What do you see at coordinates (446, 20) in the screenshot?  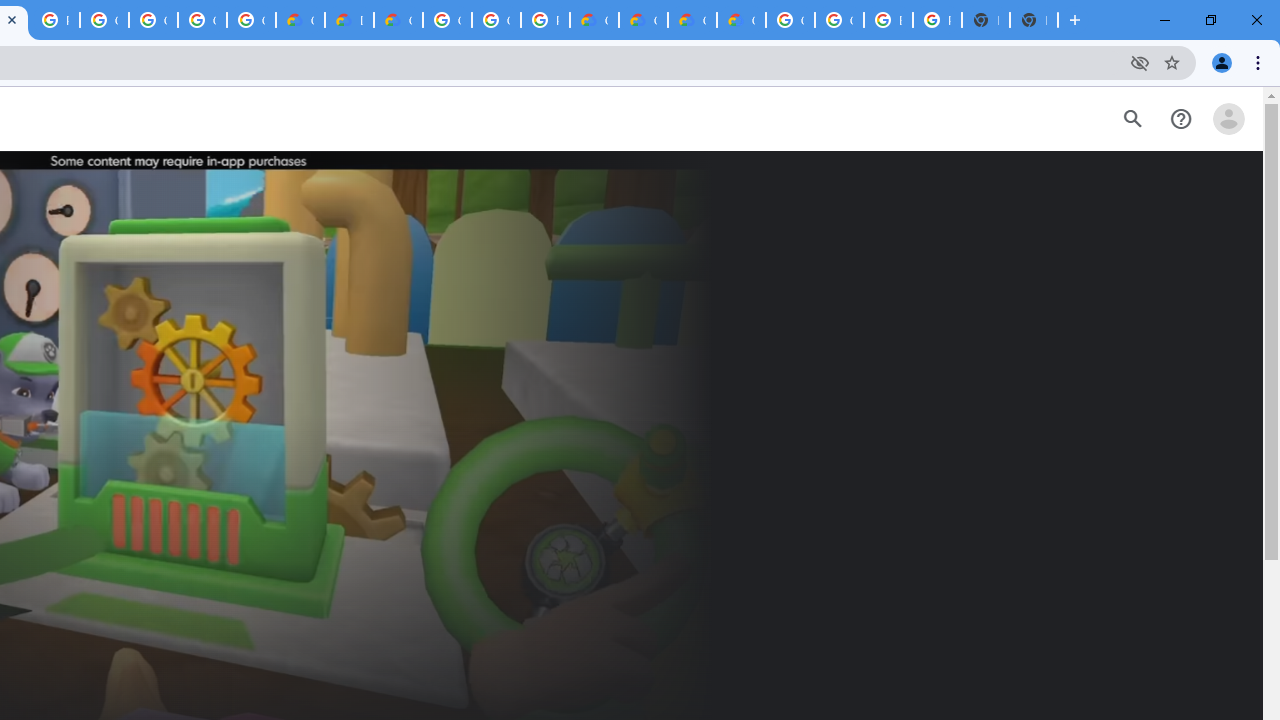 I see `'Google Cloud Platform'` at bounding box center [446, 20].